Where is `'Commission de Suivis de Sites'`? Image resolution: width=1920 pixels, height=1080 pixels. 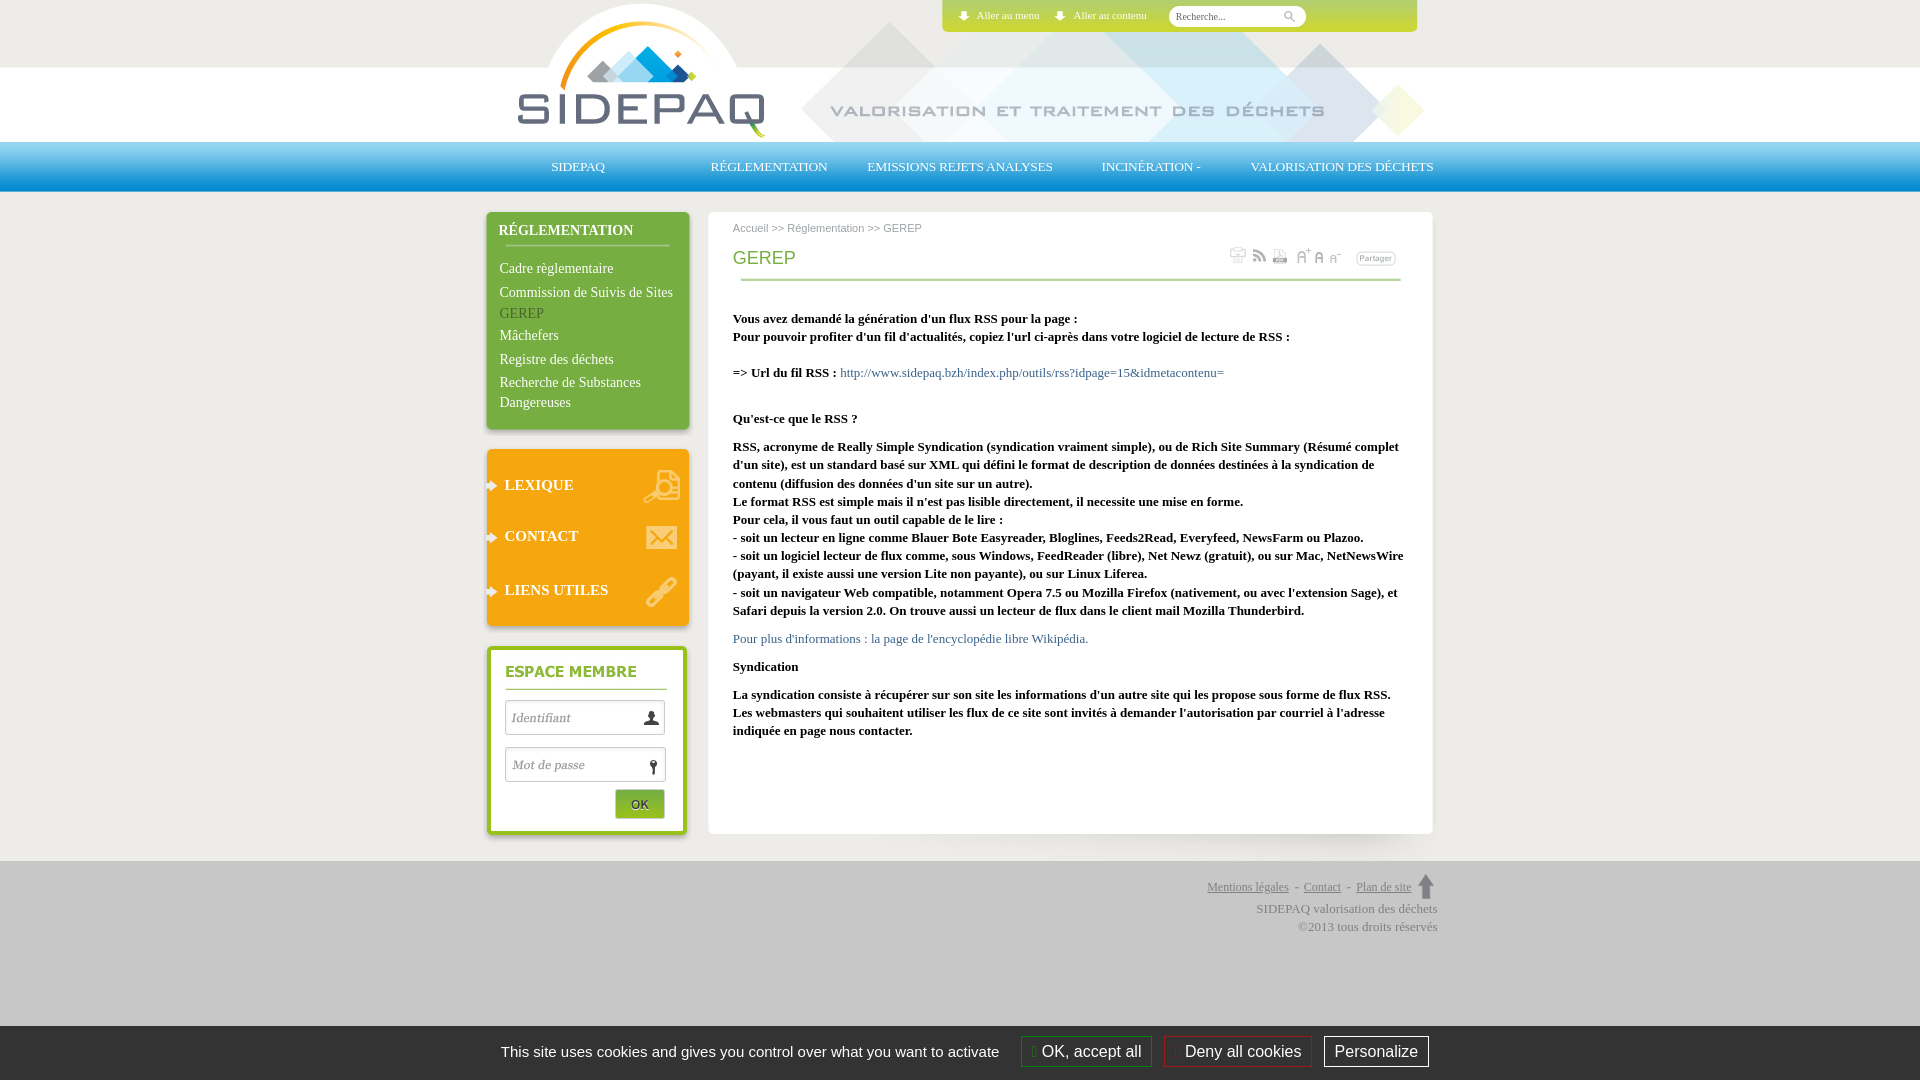 'Commission de Suivis de Sites' is located at coordinates (591, 293).